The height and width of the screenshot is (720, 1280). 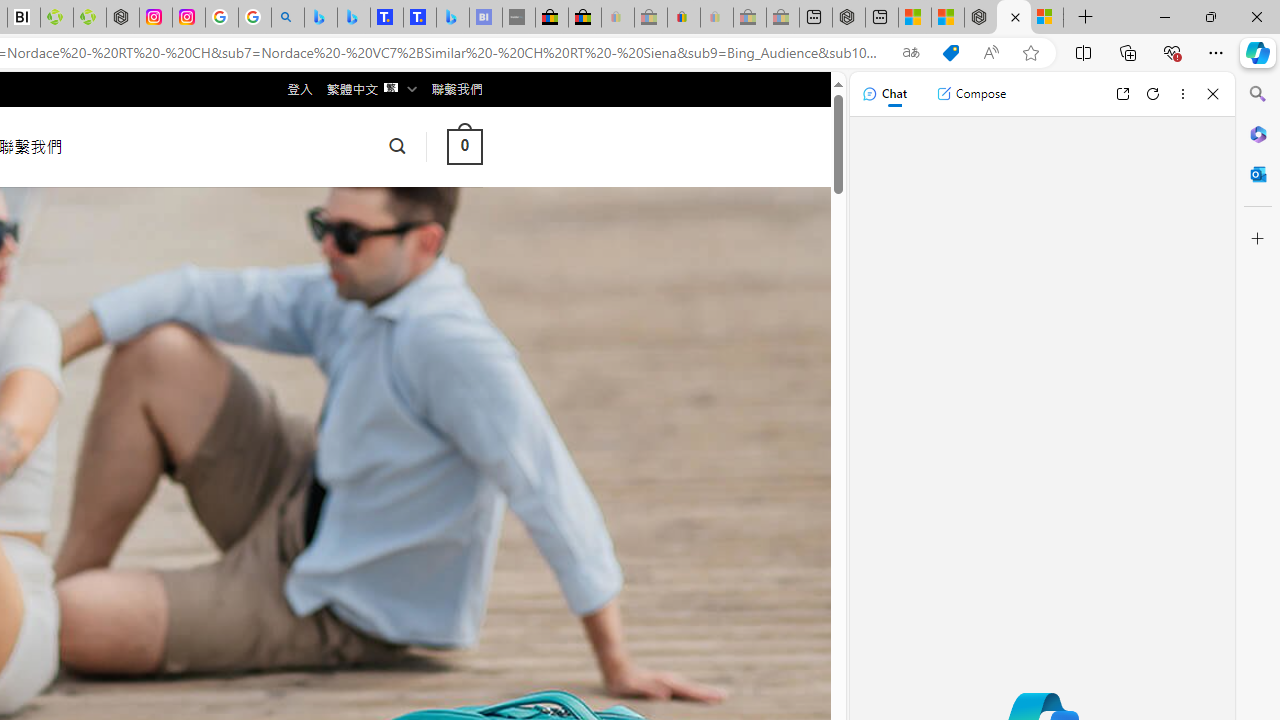 I want to click on 'Descarga Driver Updater', so click(x=89, y=17).